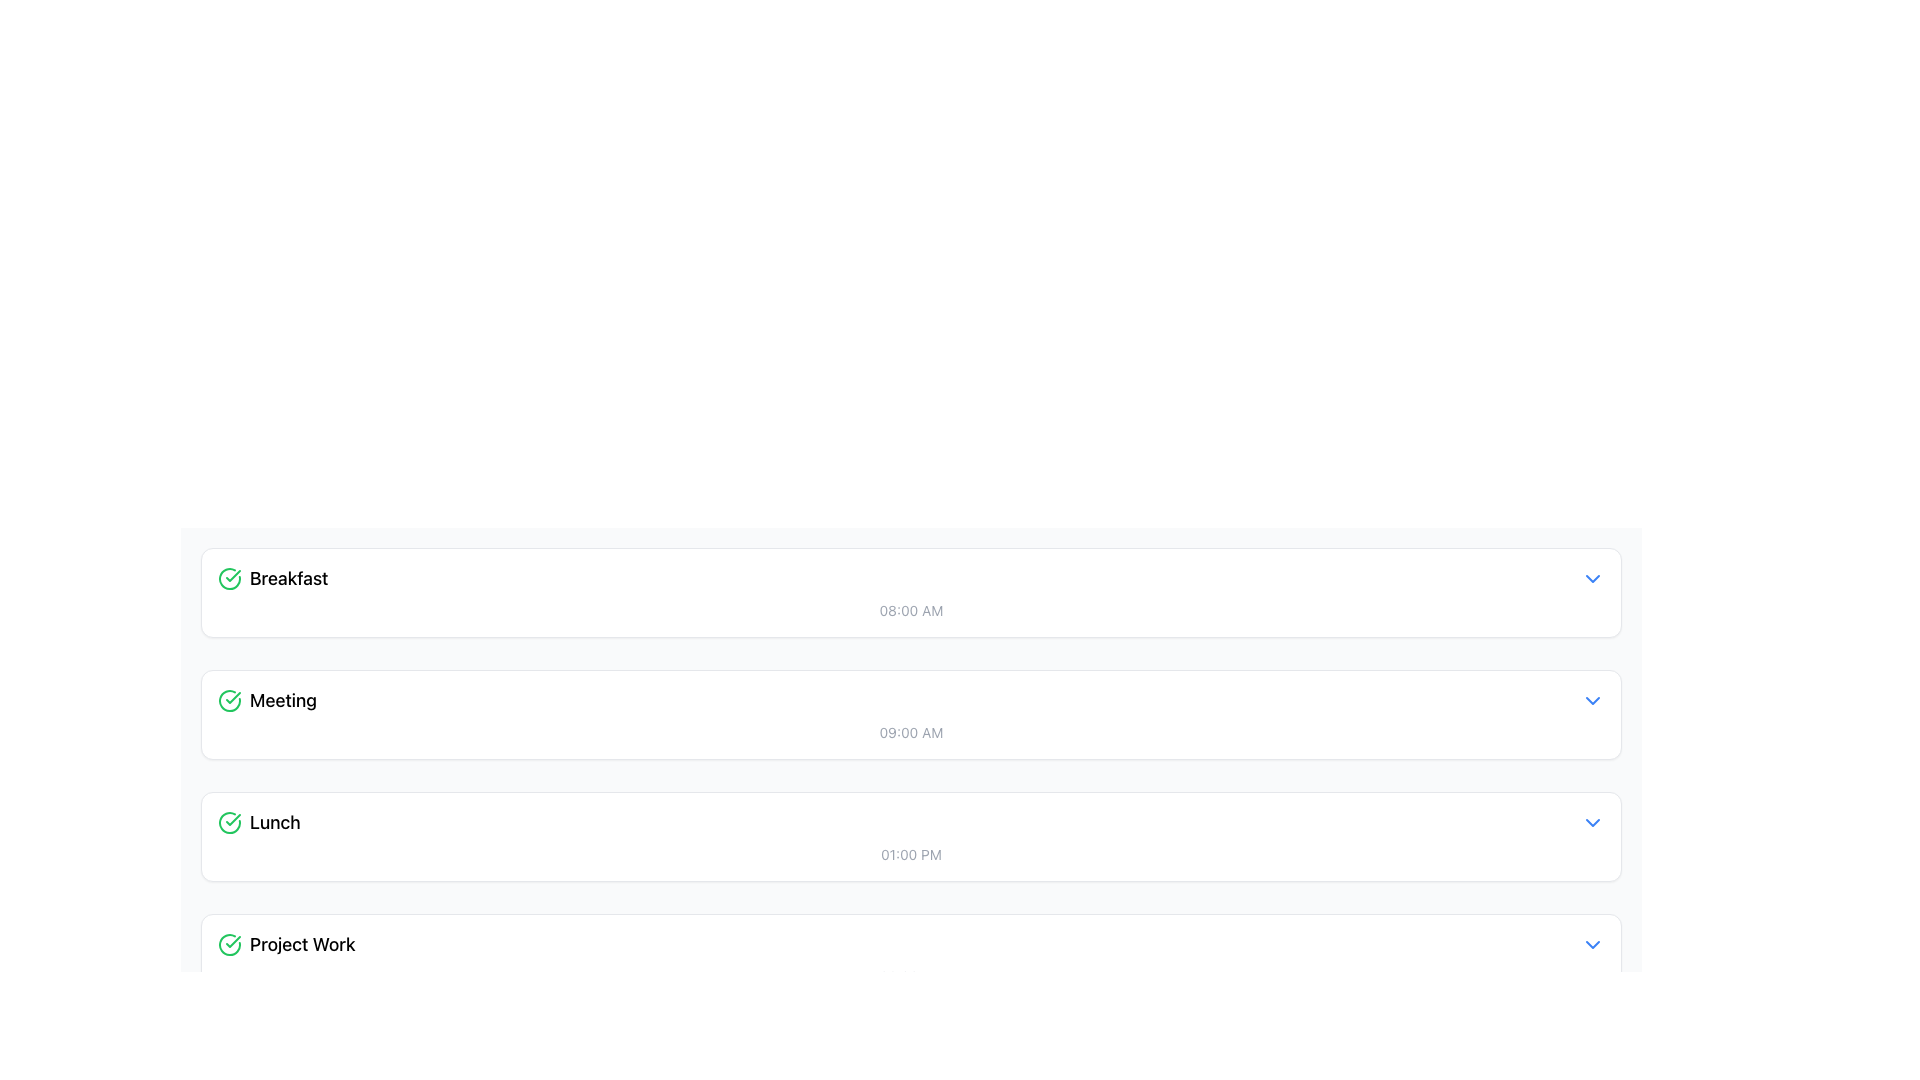 This screenshot has height=1080, width=1920. What do you see at coordinates (230, 822) in the screenshot?
I see `the circular outline portion of the checkmark icon adjacent to the 'Lunch' label in the vertical list to indicate the 'Lunch' task is marked or completed` at bounding box center [230, 822].